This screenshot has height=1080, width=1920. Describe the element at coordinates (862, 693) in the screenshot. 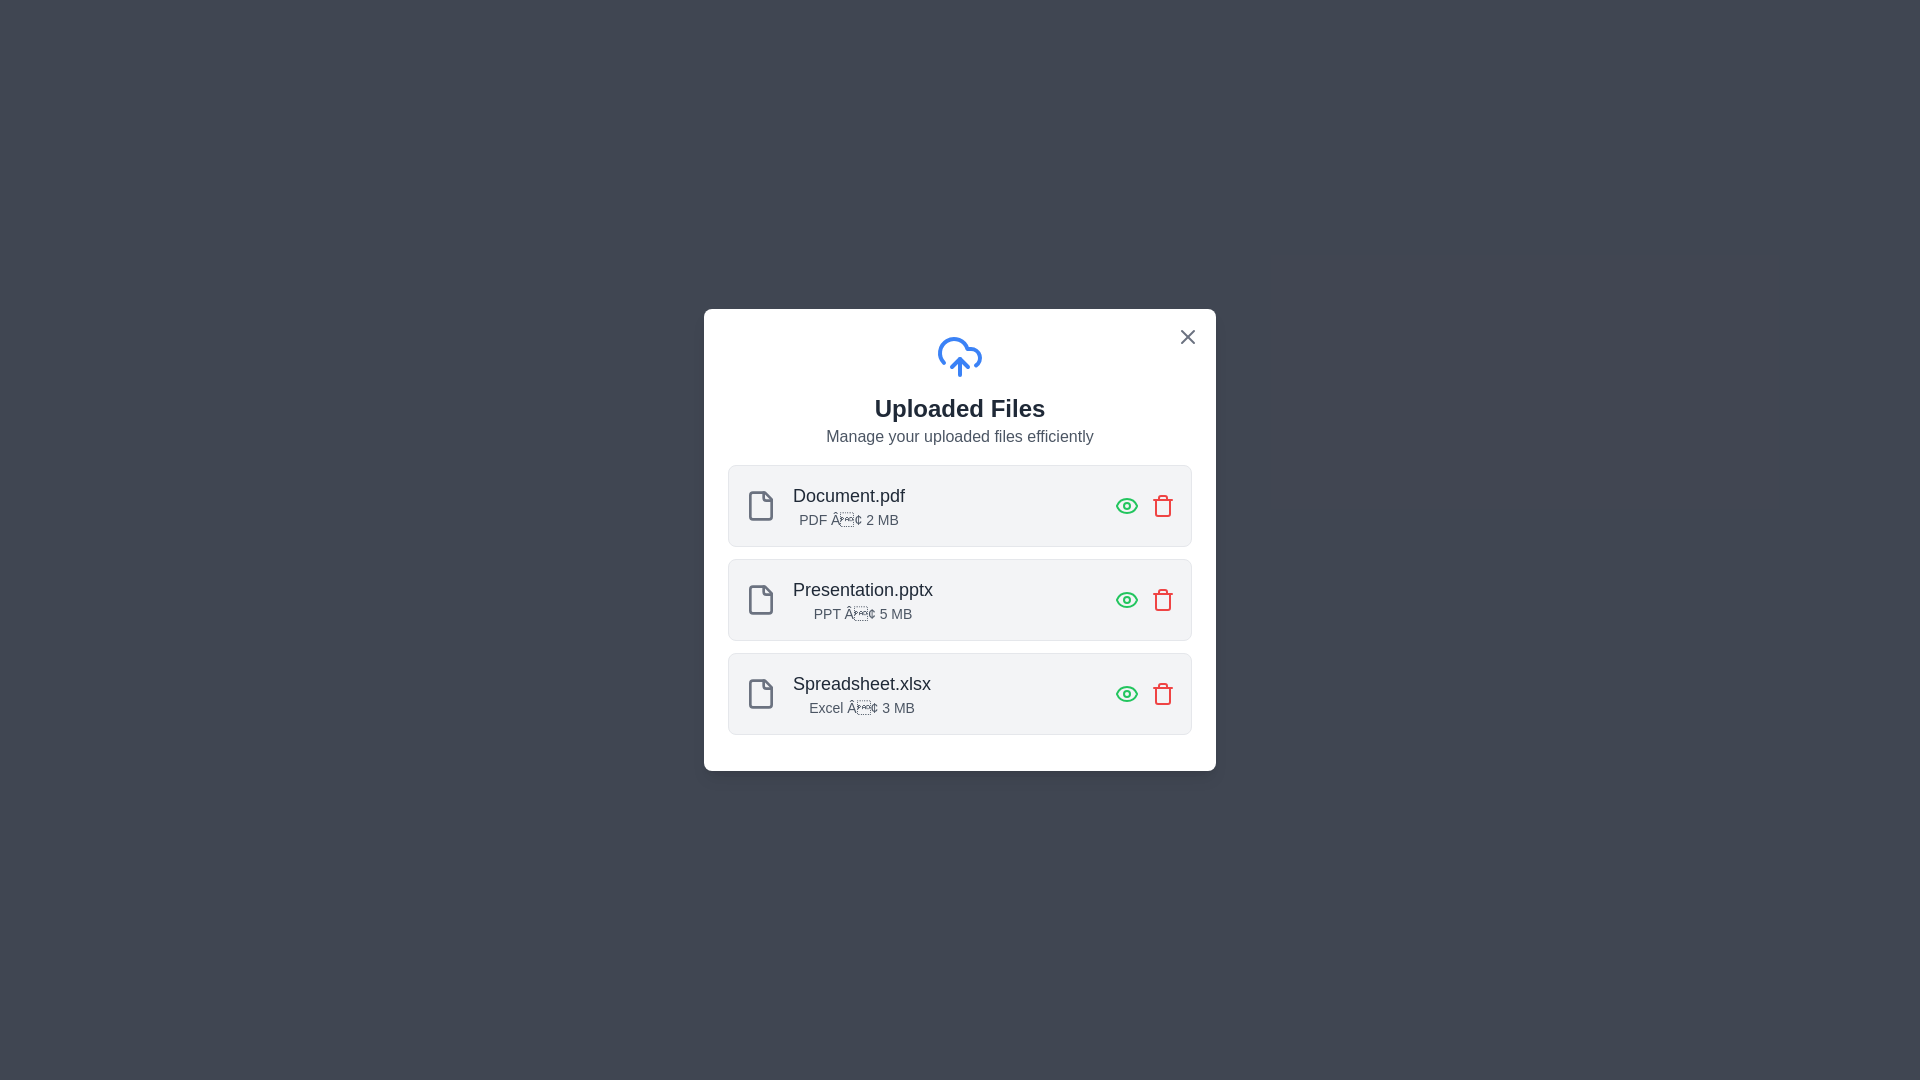

I see `the text display for 'Spreadsheet.xlsx' to associate the file with the control buttons (eye and trash can icons) on the right` at that location.